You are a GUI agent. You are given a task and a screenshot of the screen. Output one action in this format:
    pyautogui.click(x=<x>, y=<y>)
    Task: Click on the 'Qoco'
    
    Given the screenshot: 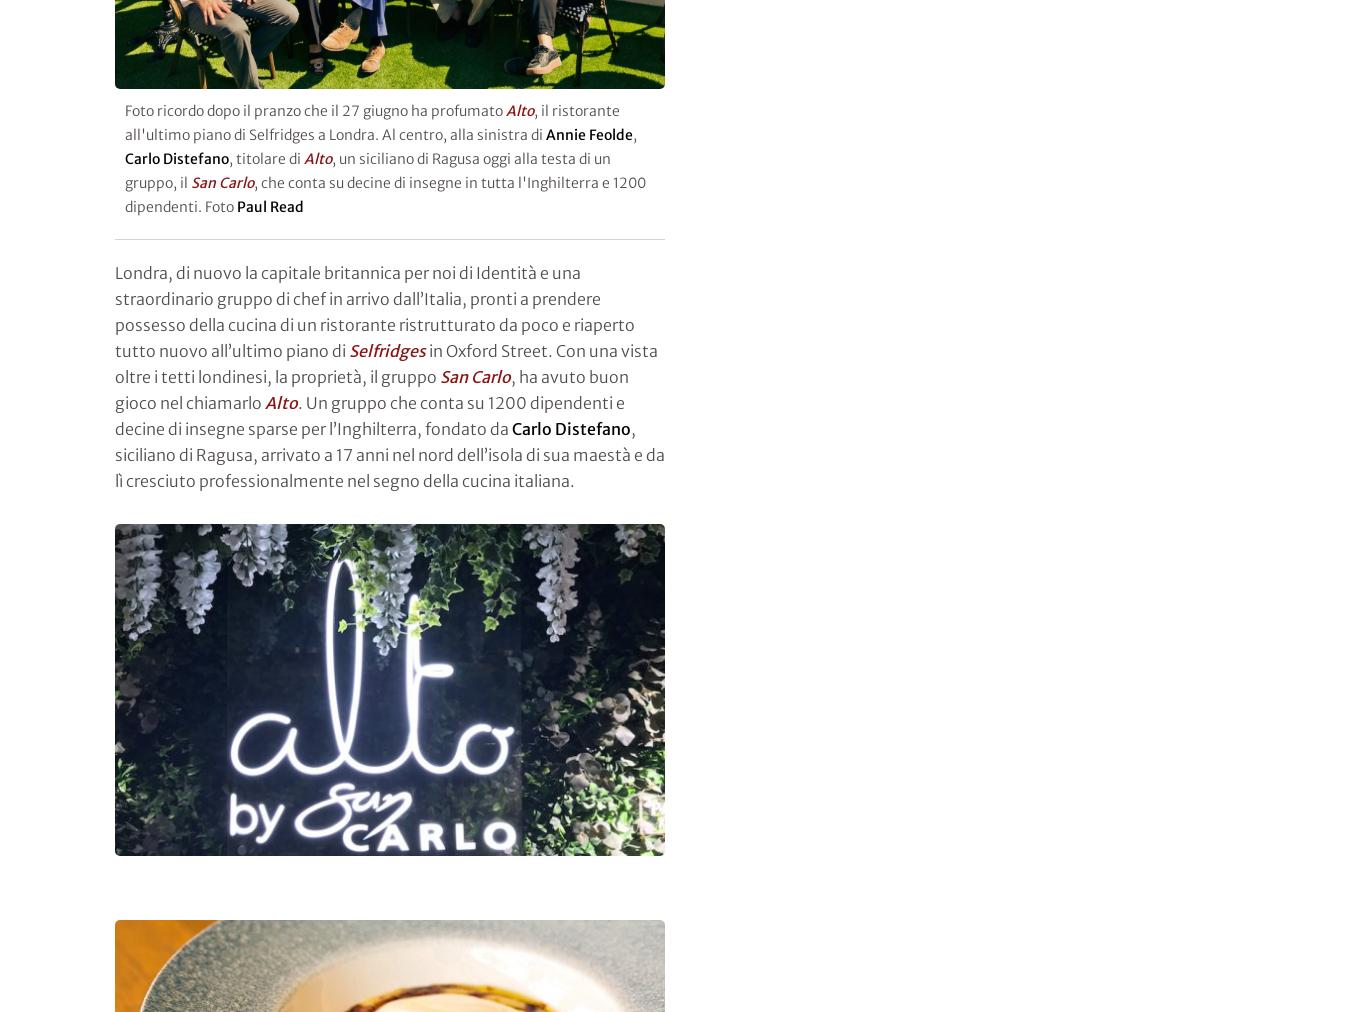 What is the action you would take?
    pyautogui.click(x=703, y=541)
    